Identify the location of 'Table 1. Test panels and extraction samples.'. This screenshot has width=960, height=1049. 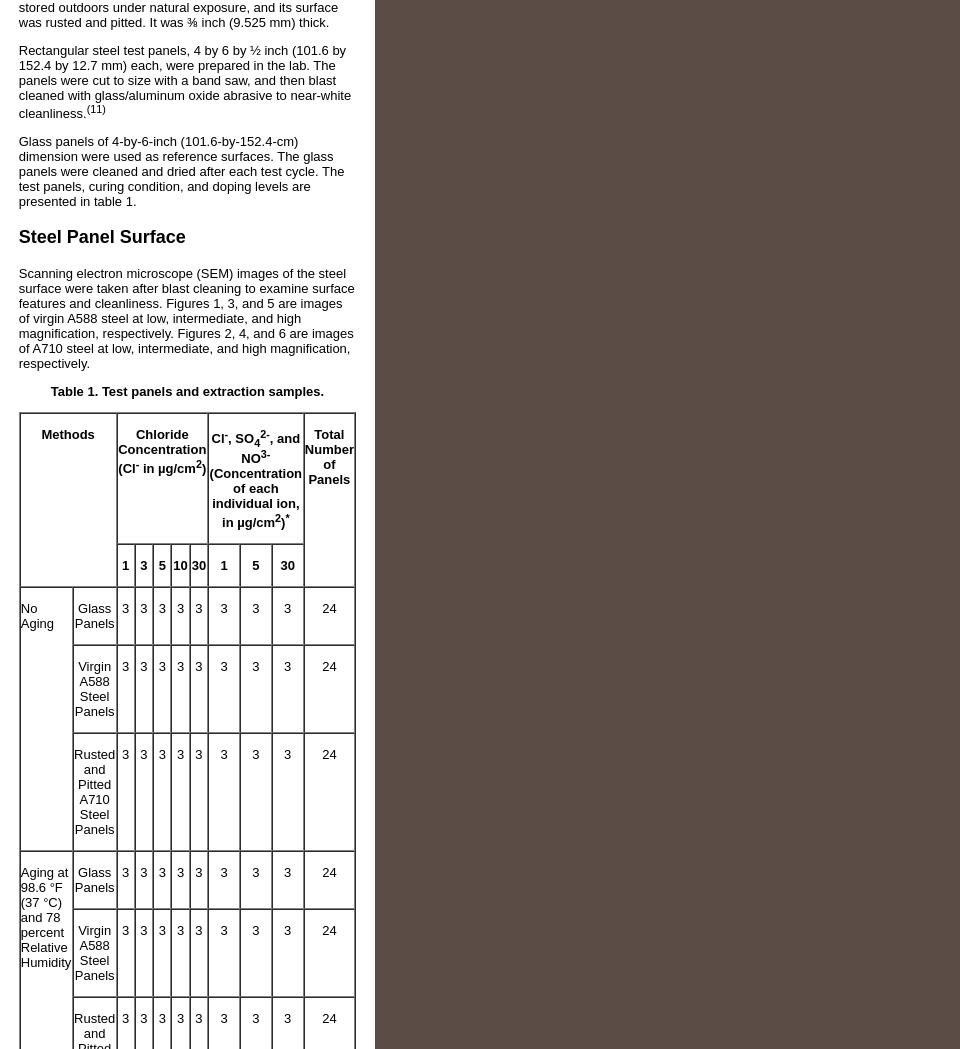
(187, 391).